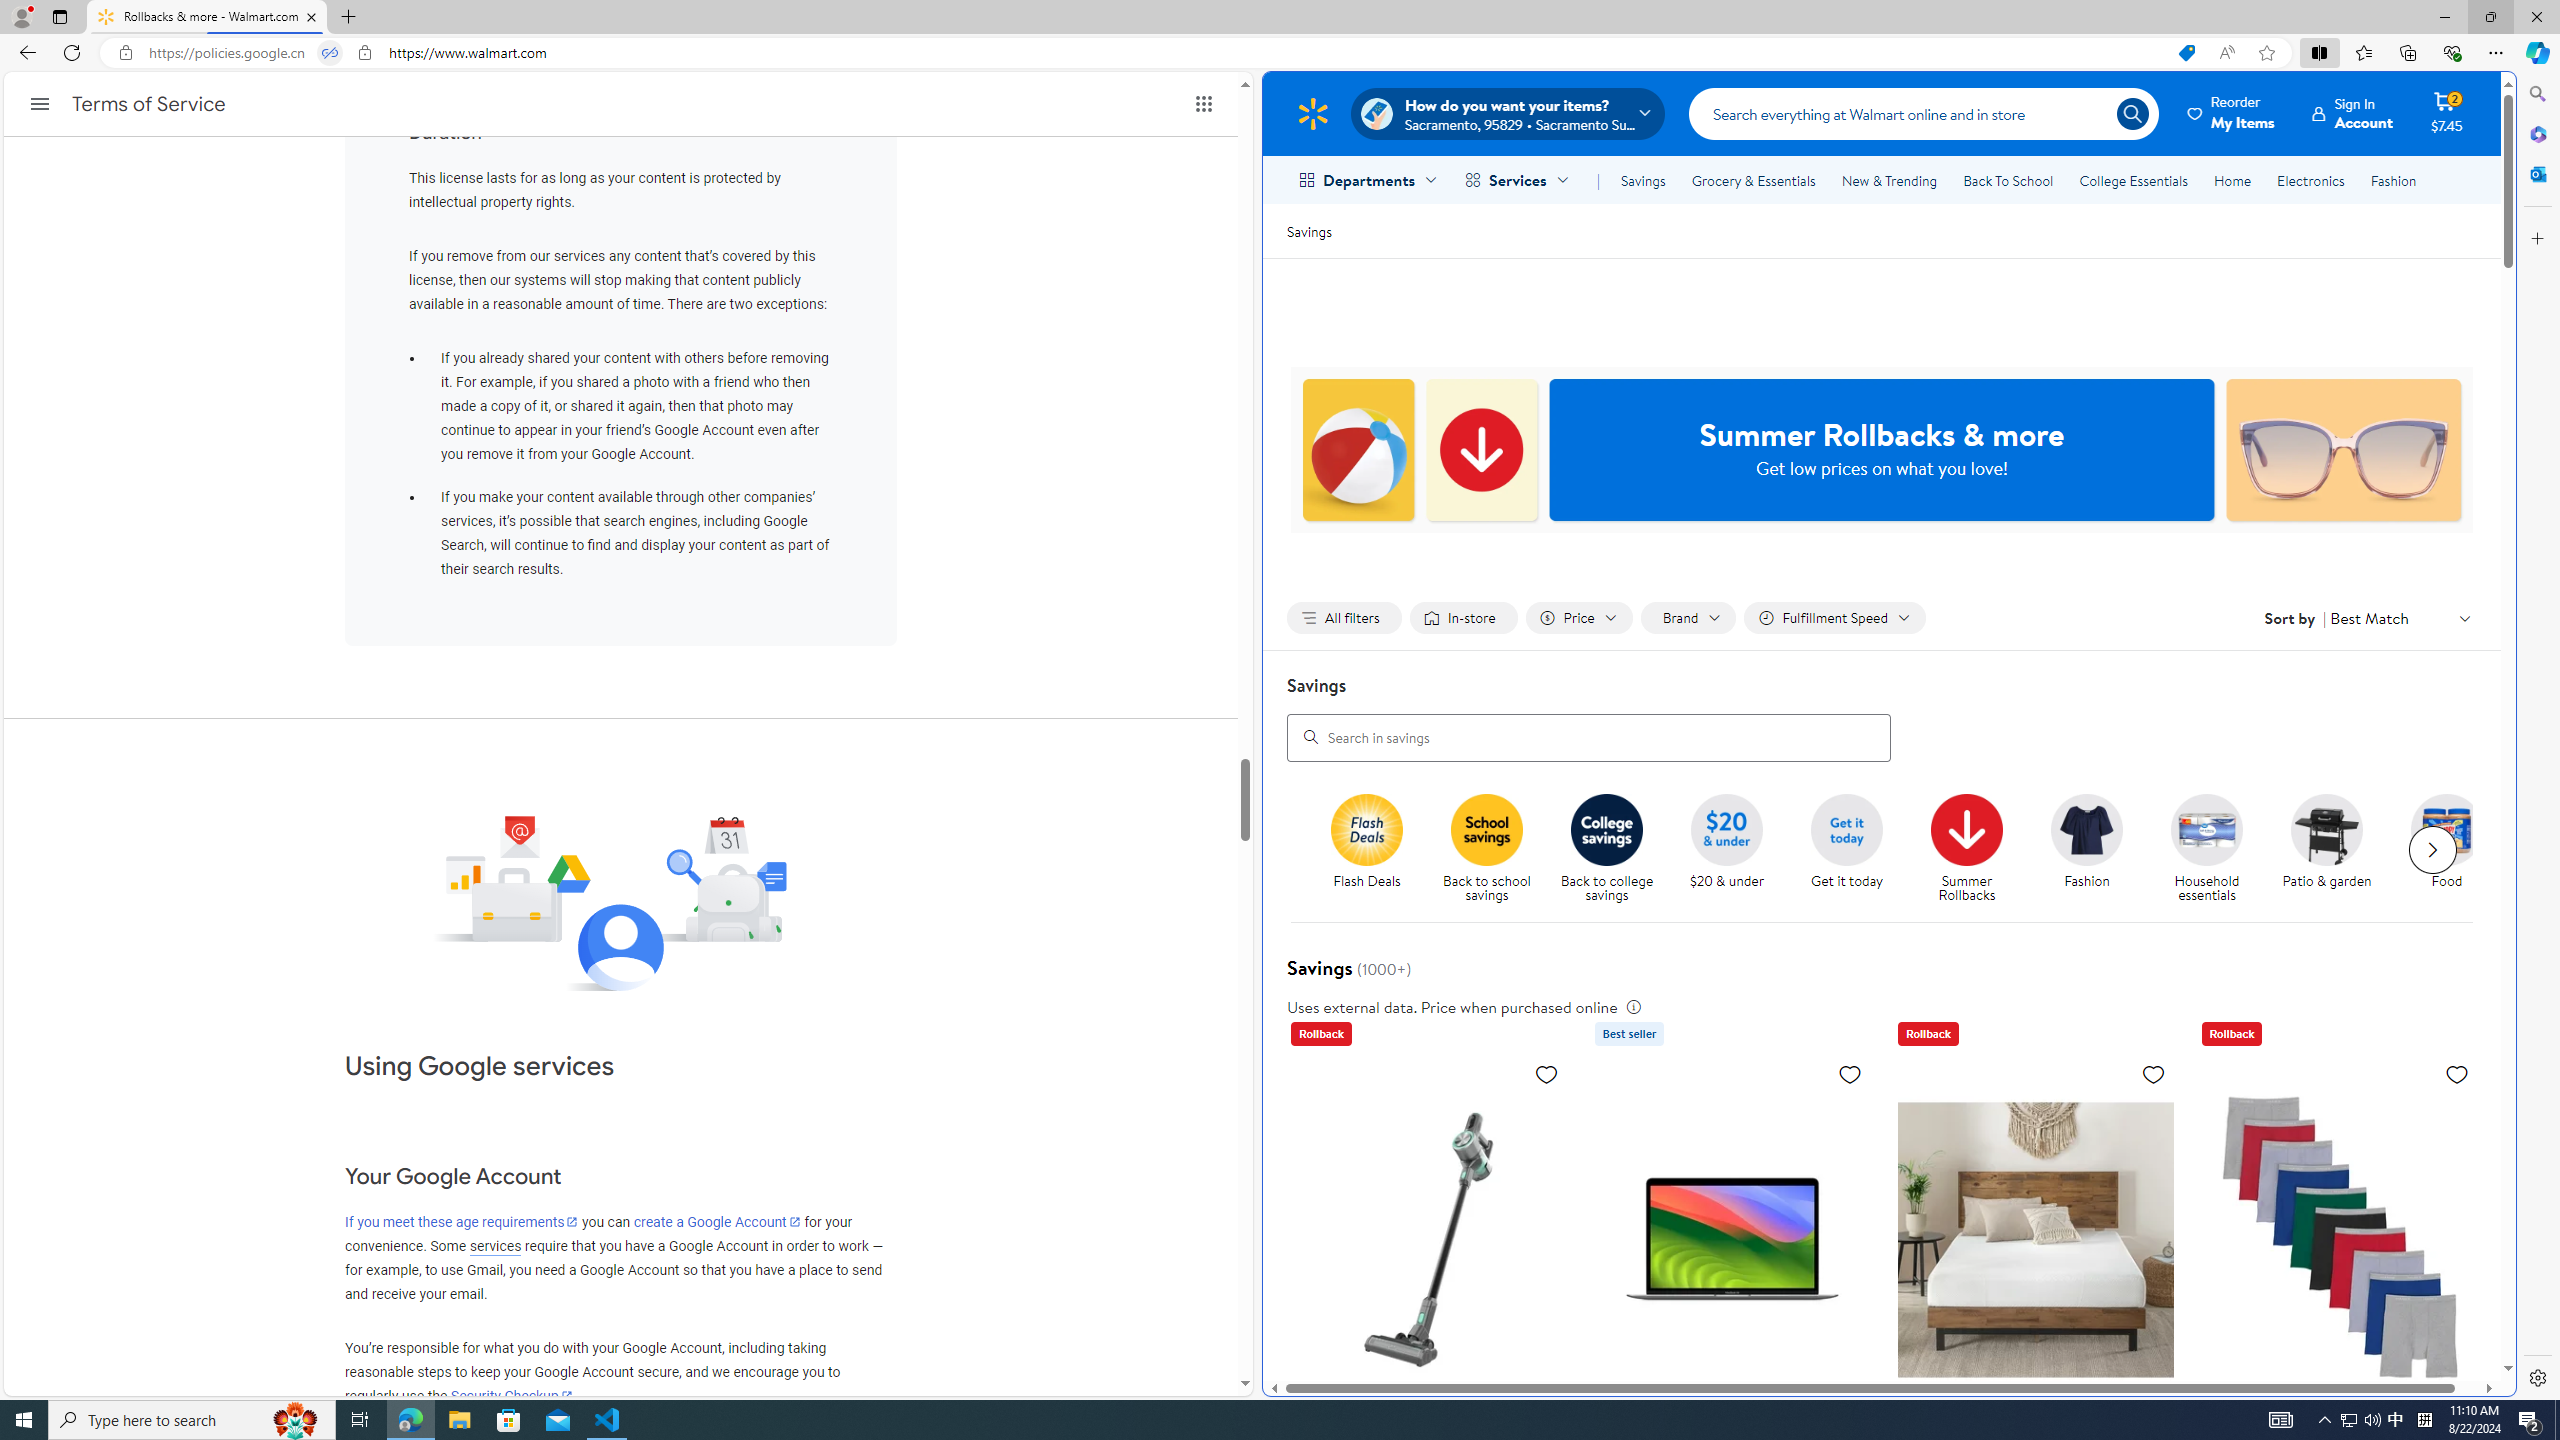  Describe the element at coordinates (2131, 112) in the screenshot. I see `'Search icon'` at that location.